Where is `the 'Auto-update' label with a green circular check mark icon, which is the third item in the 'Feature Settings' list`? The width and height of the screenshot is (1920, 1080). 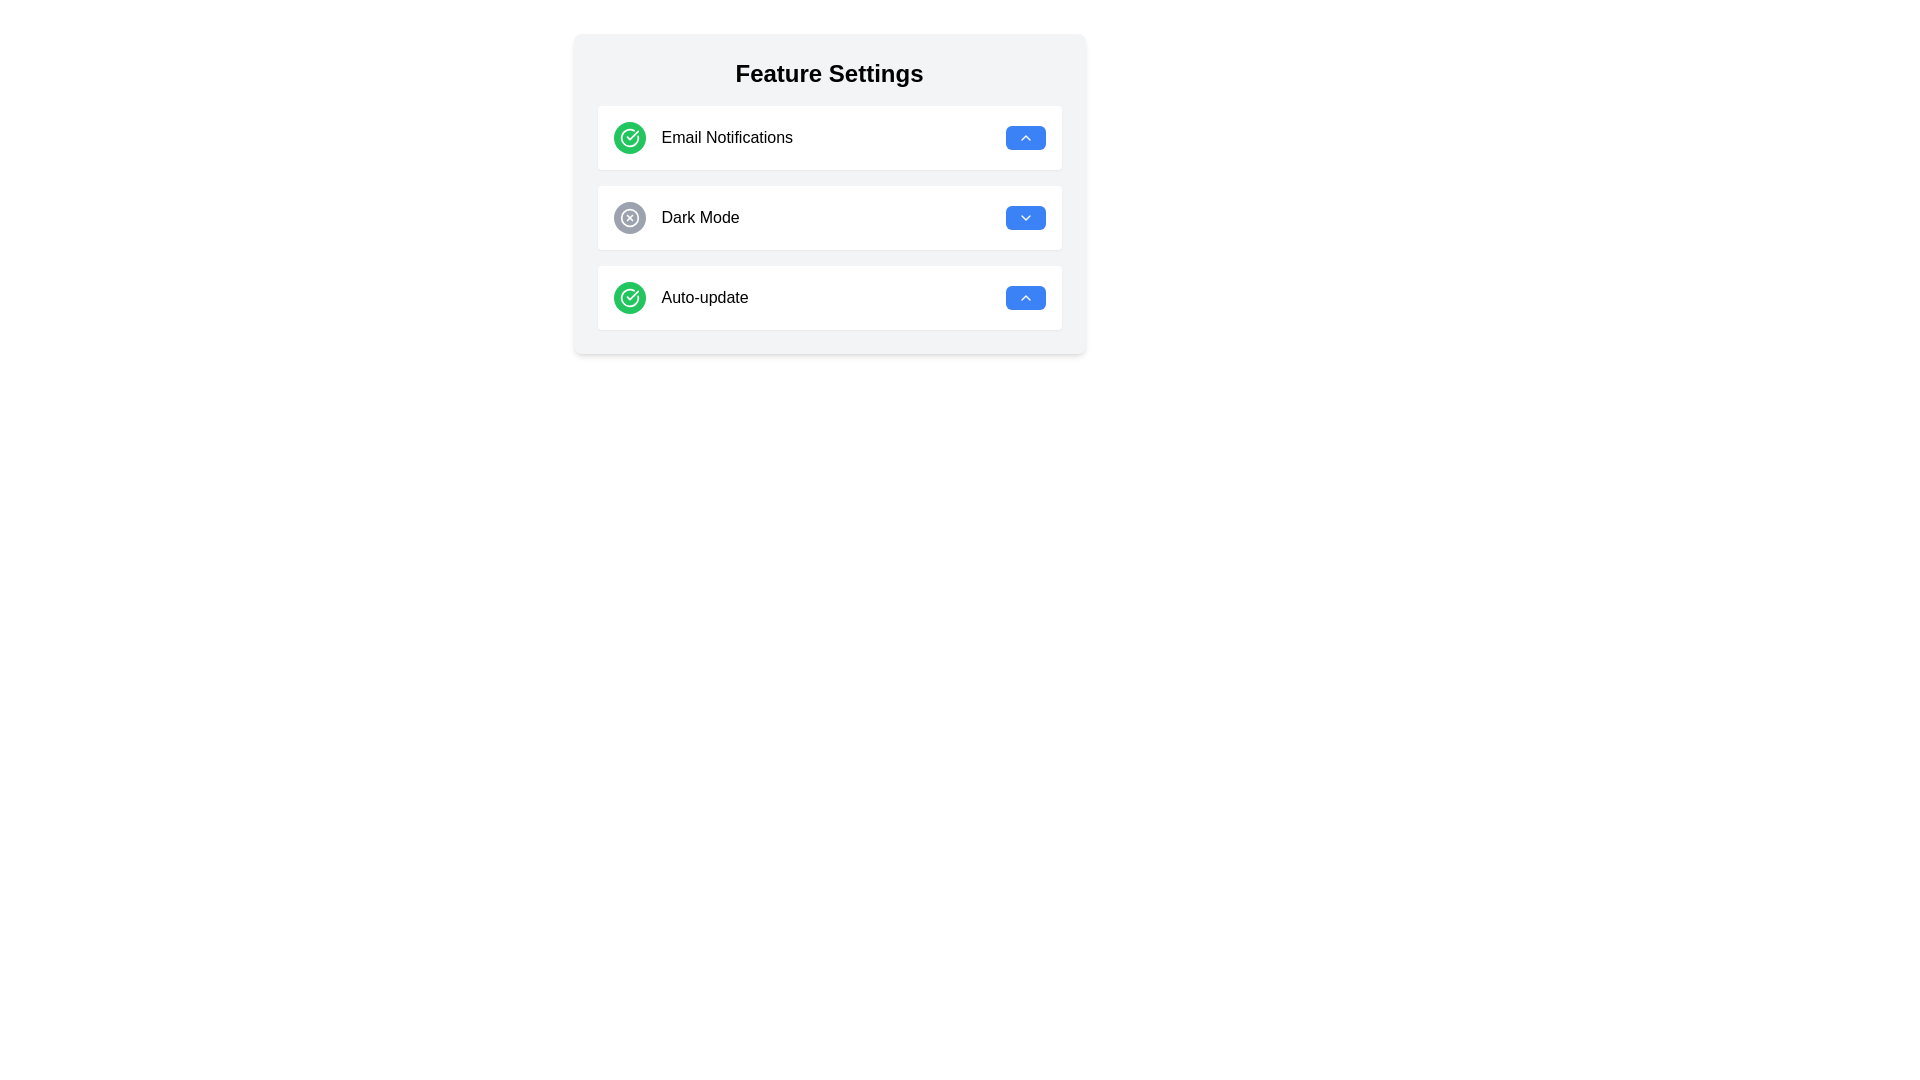
the 'Auto-update' label with a green circular check mark icon, which is the third item in the 'Feature Settings' list is located at coordinates (681, 297).